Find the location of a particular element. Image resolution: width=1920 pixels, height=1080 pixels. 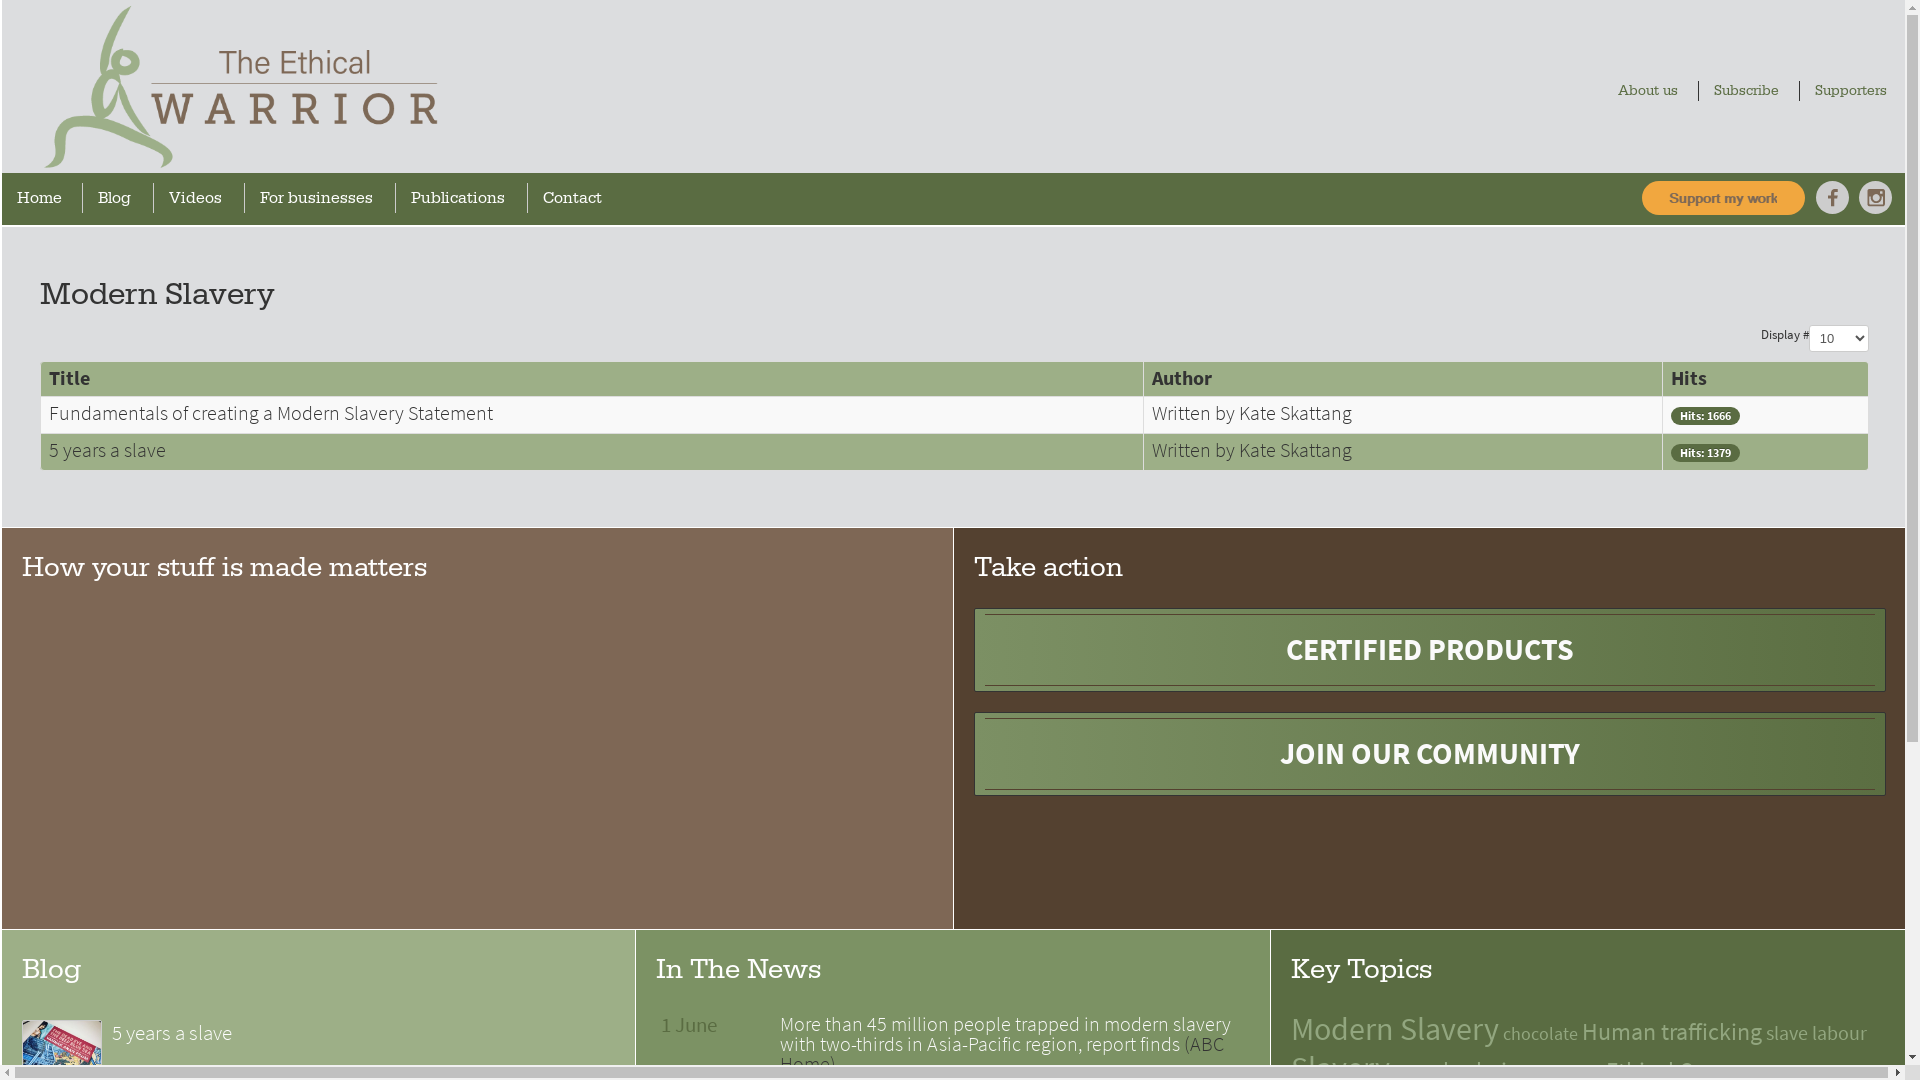

'Publications' is located at coordinates (463, 197).